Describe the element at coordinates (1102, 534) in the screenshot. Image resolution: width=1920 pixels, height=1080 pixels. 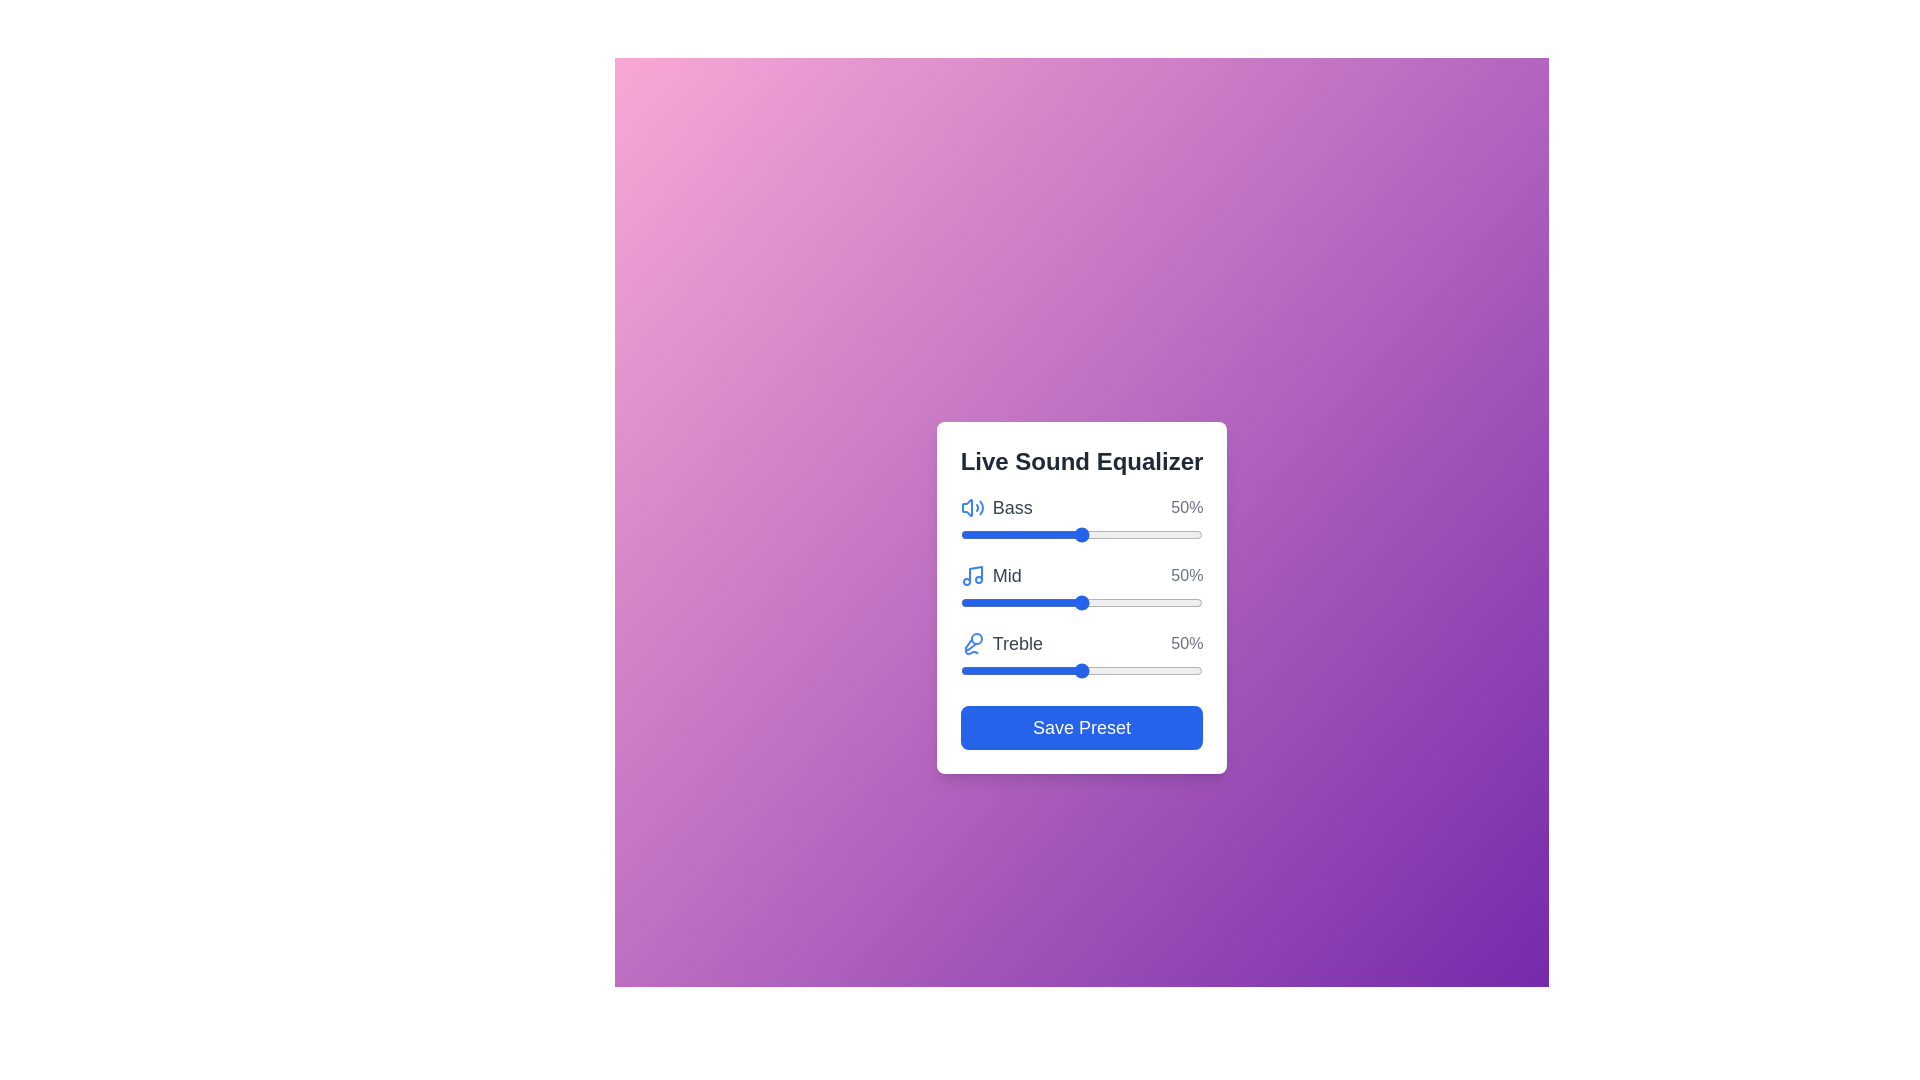
I see `the Bass slider to 59%` at that location.